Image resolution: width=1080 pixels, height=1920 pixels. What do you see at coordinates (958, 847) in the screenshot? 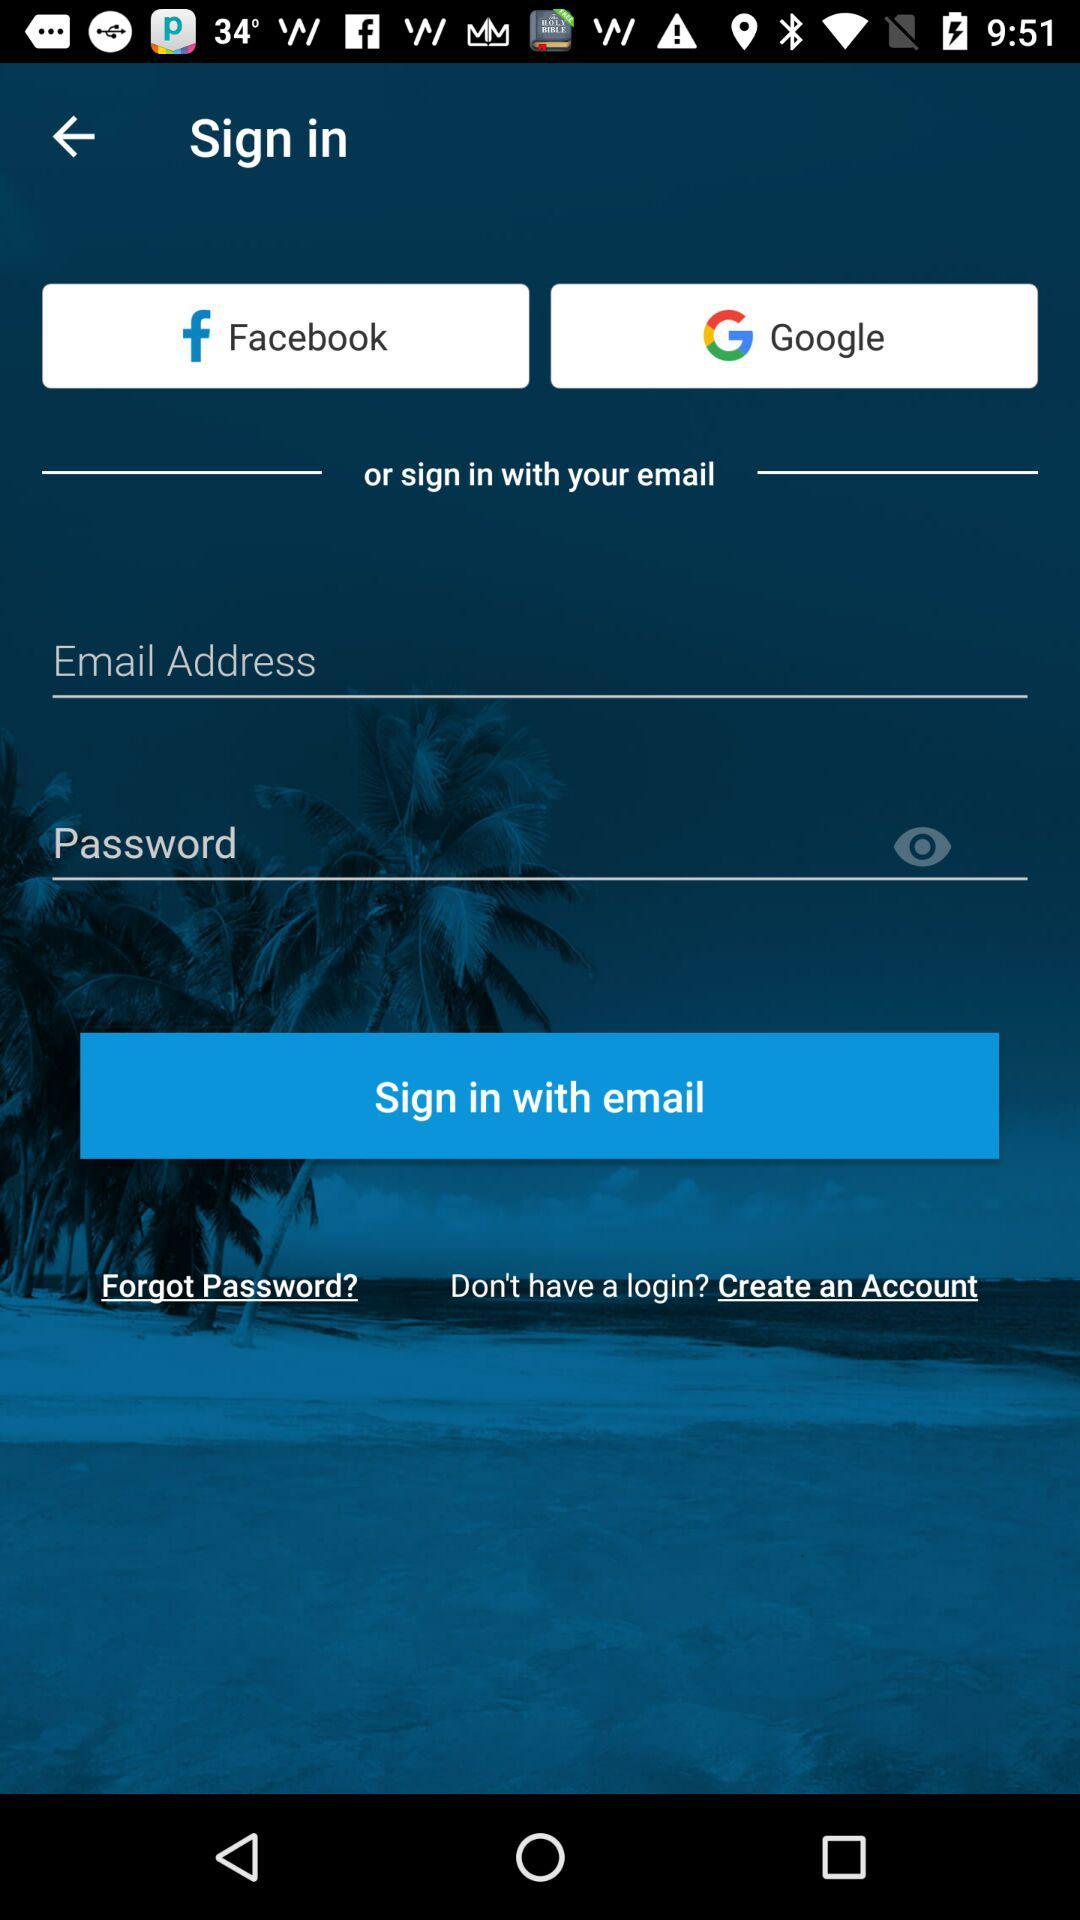
I see `item above the sign in with` at bounding box center [958, 847].